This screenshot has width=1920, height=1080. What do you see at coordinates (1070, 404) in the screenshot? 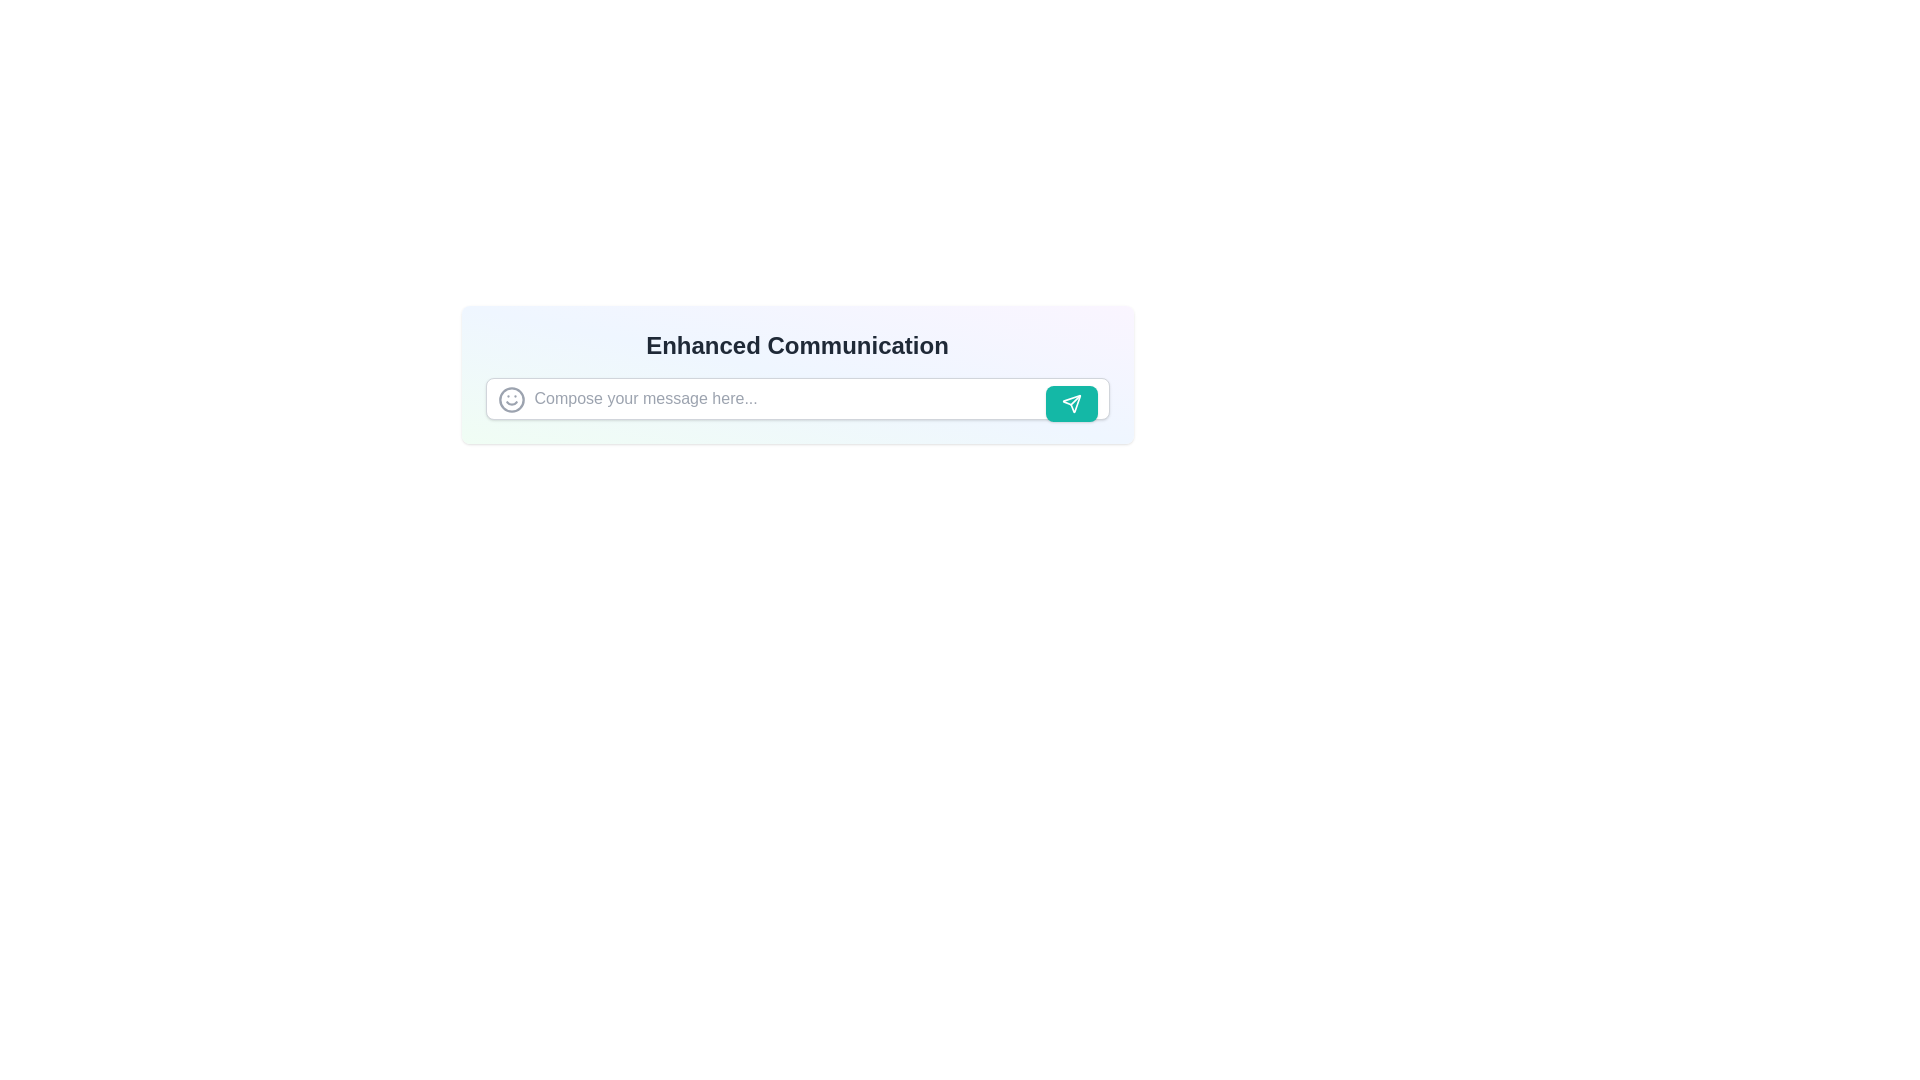
I see `the triangular paper plane icon within the teal circular button located at the right end of the text input field` at bounding box center [1070, 404].